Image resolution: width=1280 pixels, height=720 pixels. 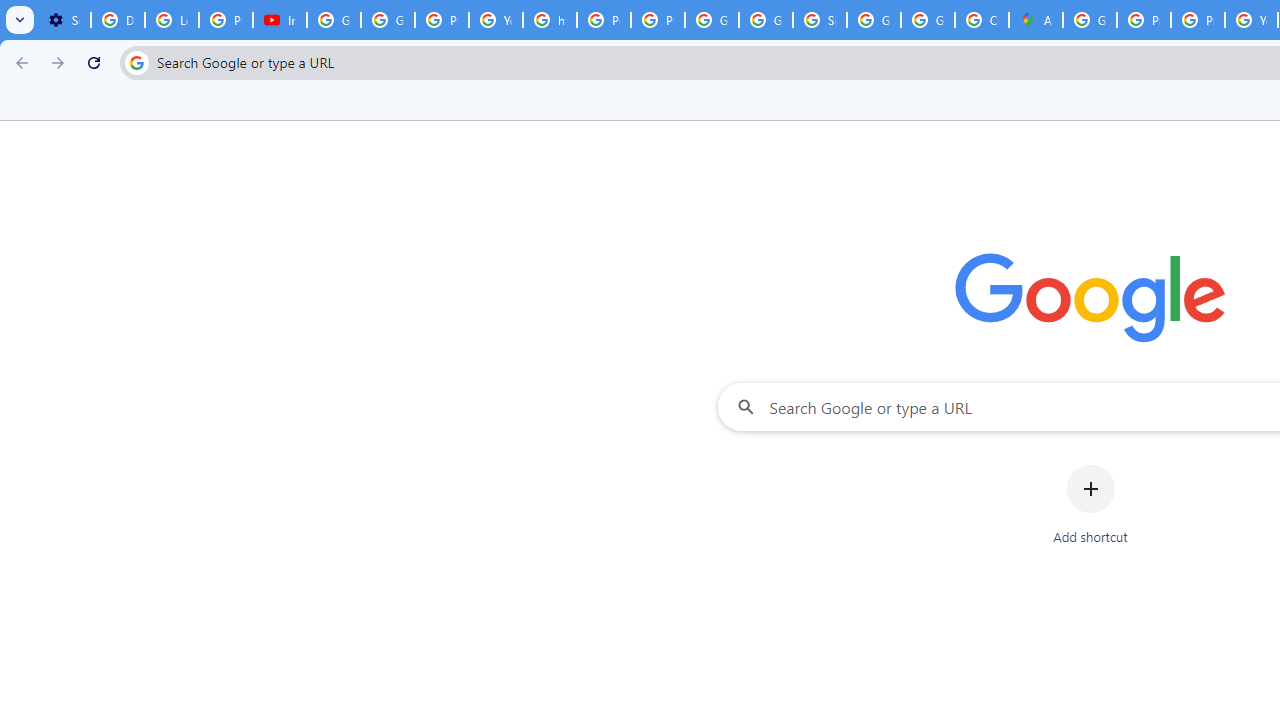 What do you see at coordinates (981, 20) in the screenshot?
I see `'Create your Google Account'` at bounding box center [981, 20].